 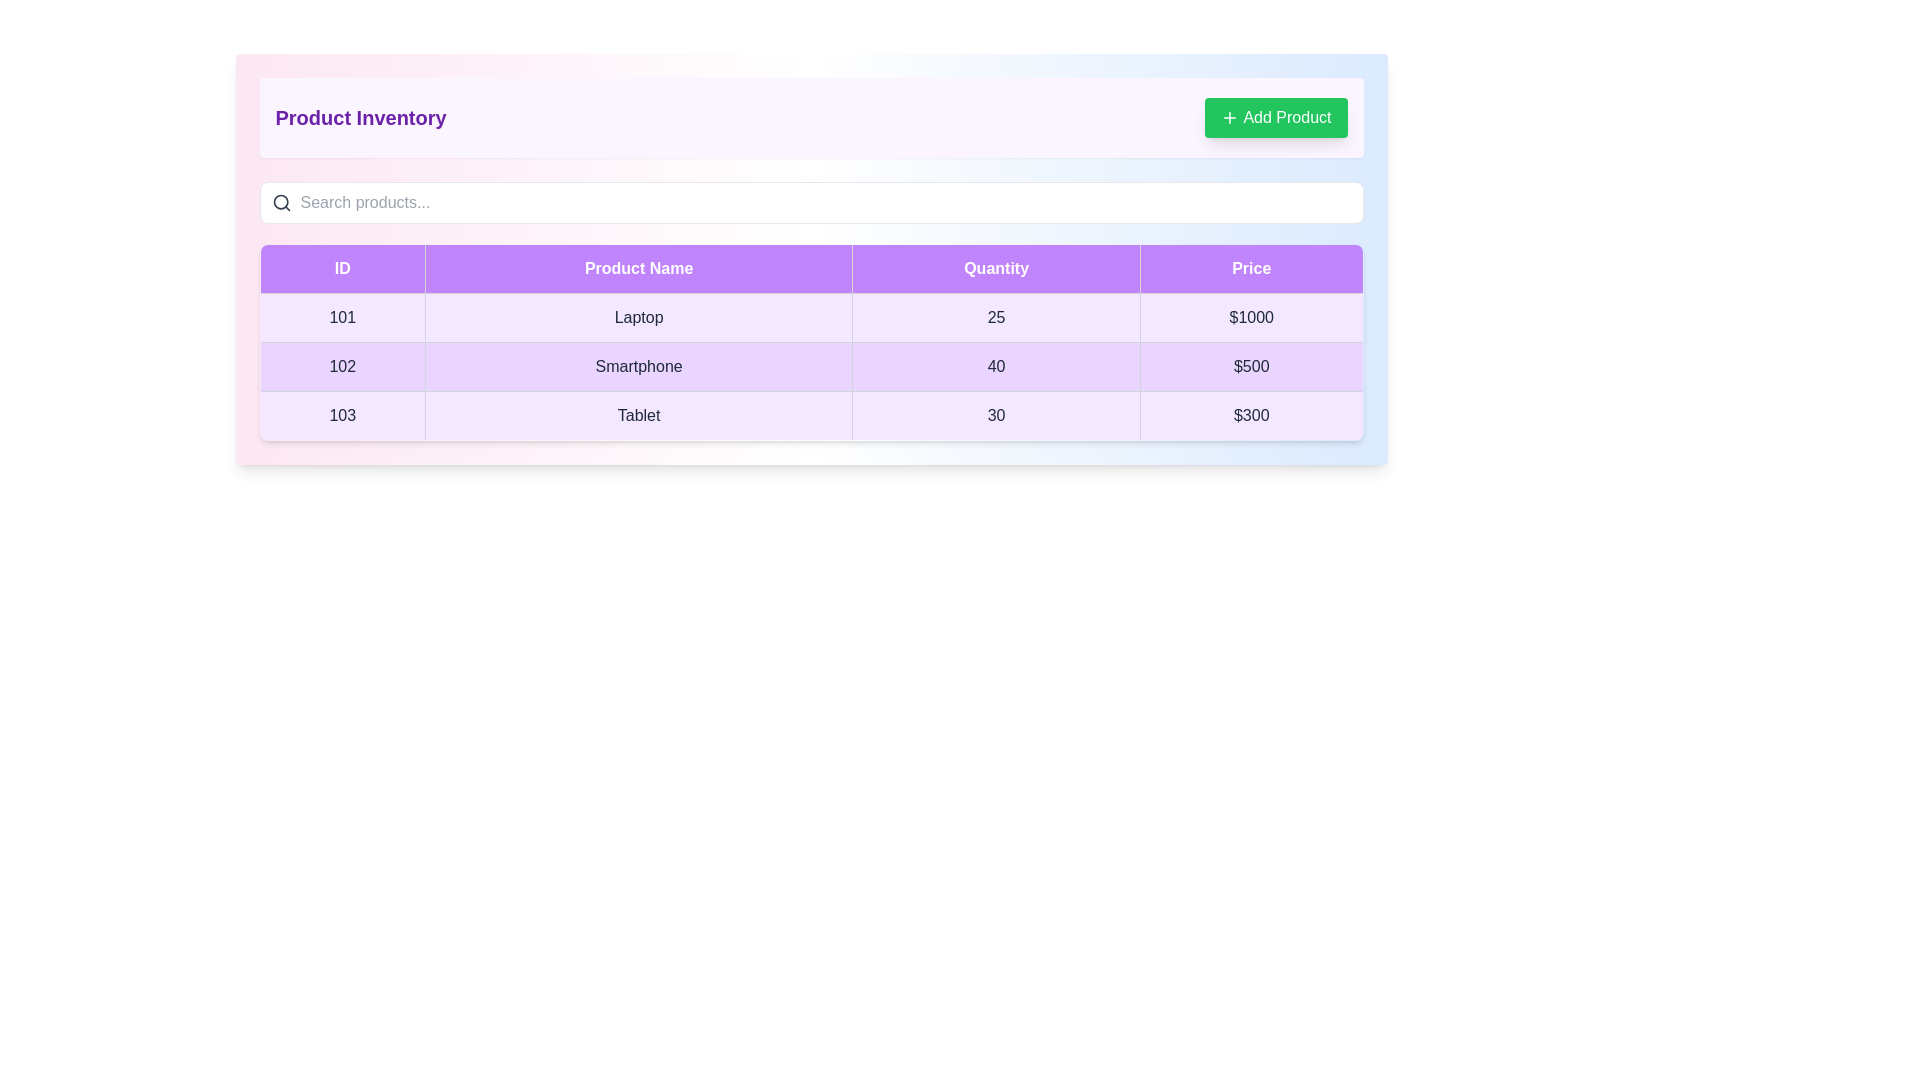 I want to click on the Text label displaying the product name 'Smartphone' located in row '102' of the product inventory table, so click(x=638, y=366).